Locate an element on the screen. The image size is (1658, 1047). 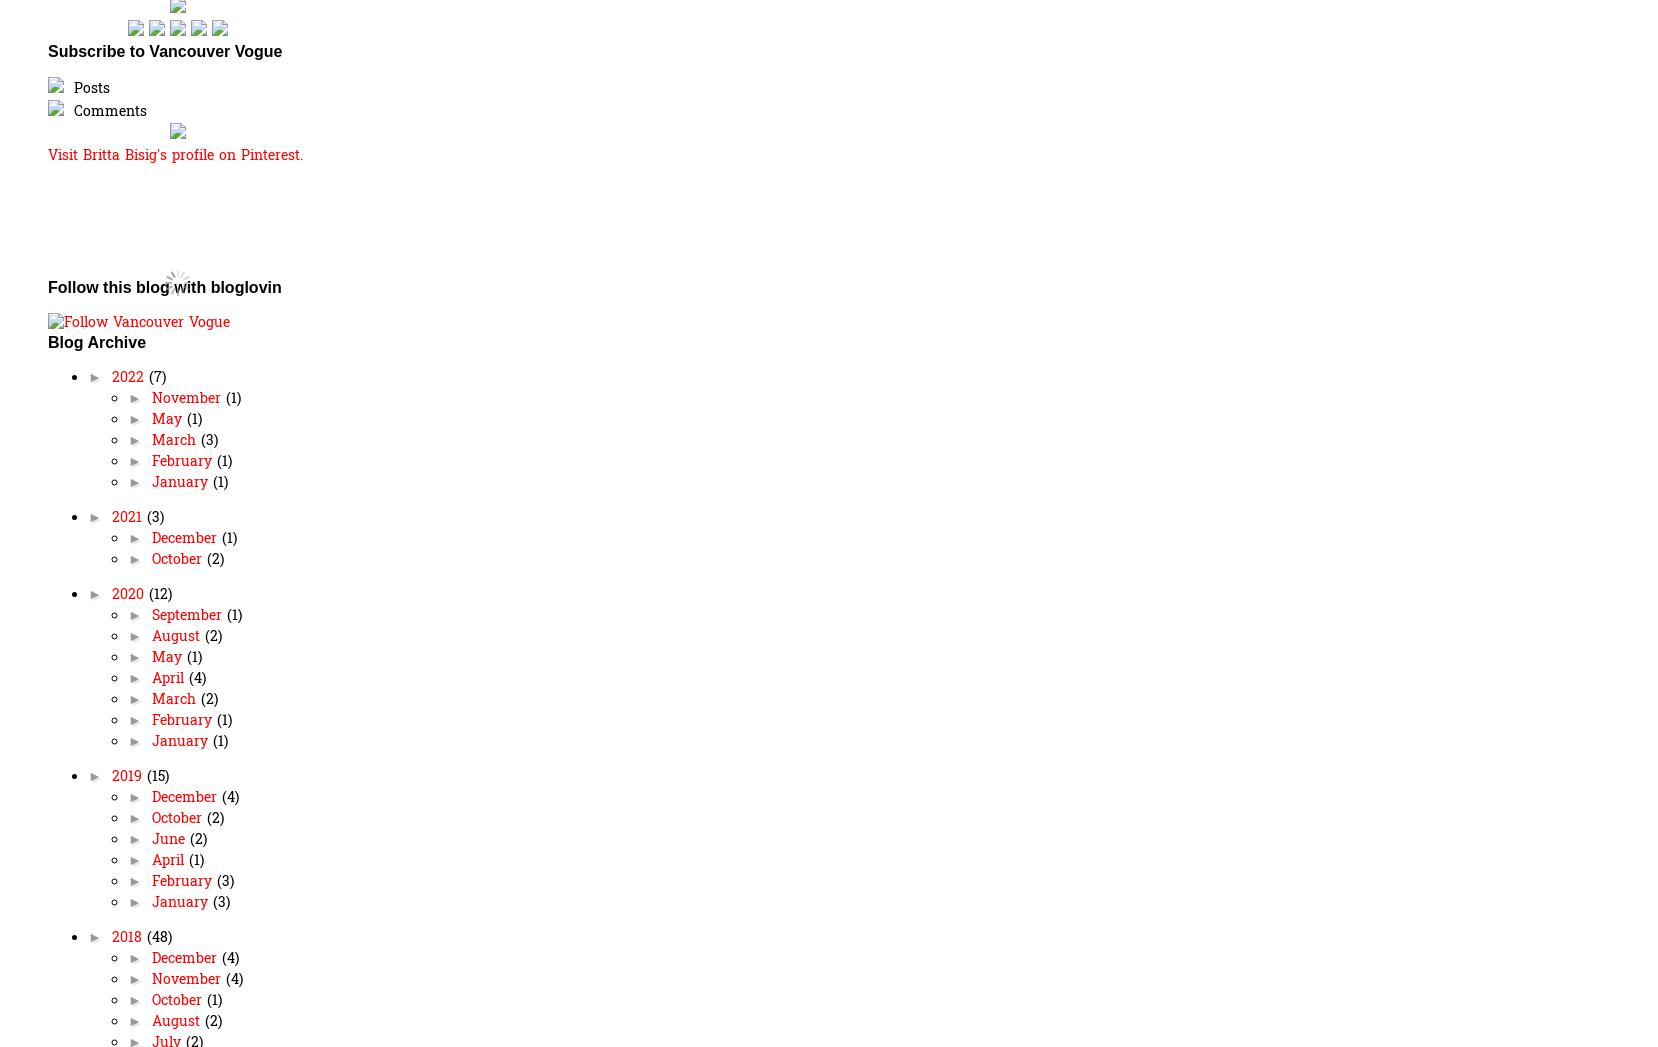
'Follow this blog with bloglovin' is located at coordinates (164, 285).